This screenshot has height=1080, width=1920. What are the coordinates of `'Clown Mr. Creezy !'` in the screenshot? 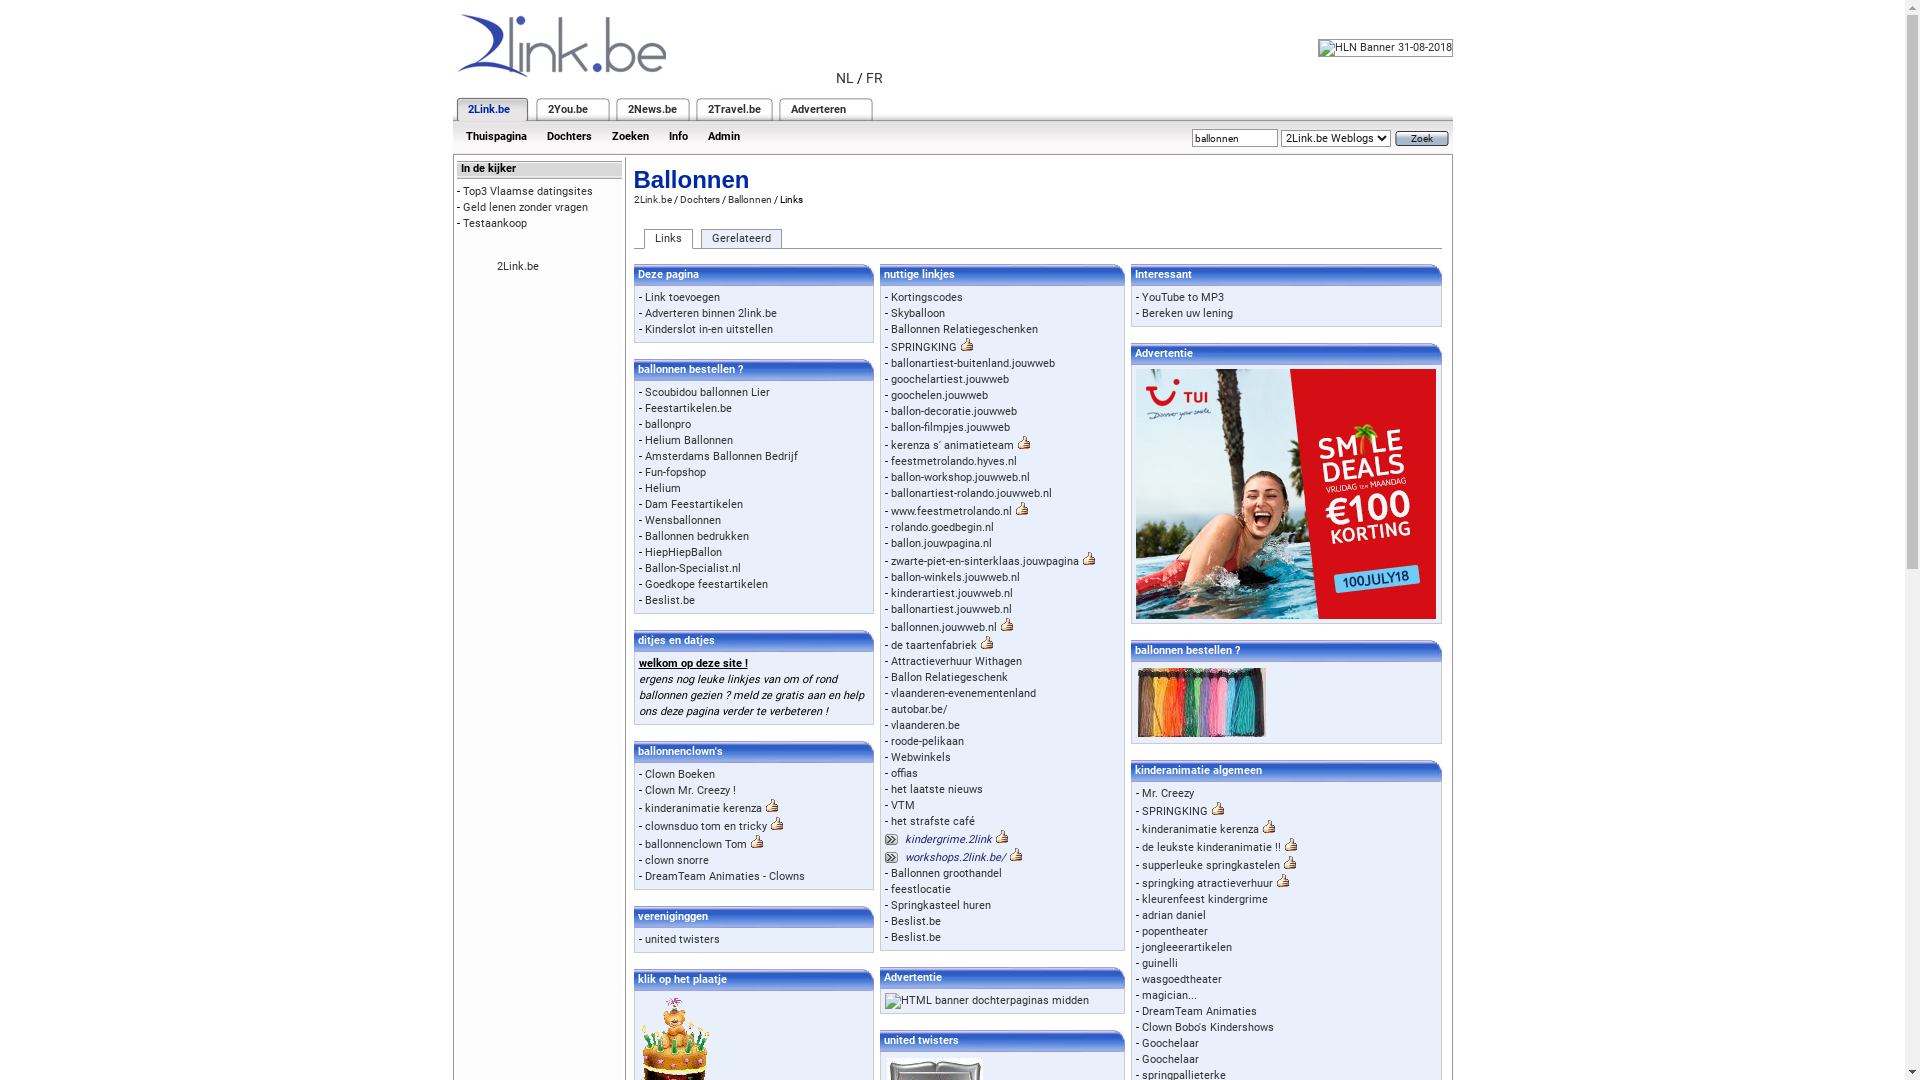 It's located at (689, 789).